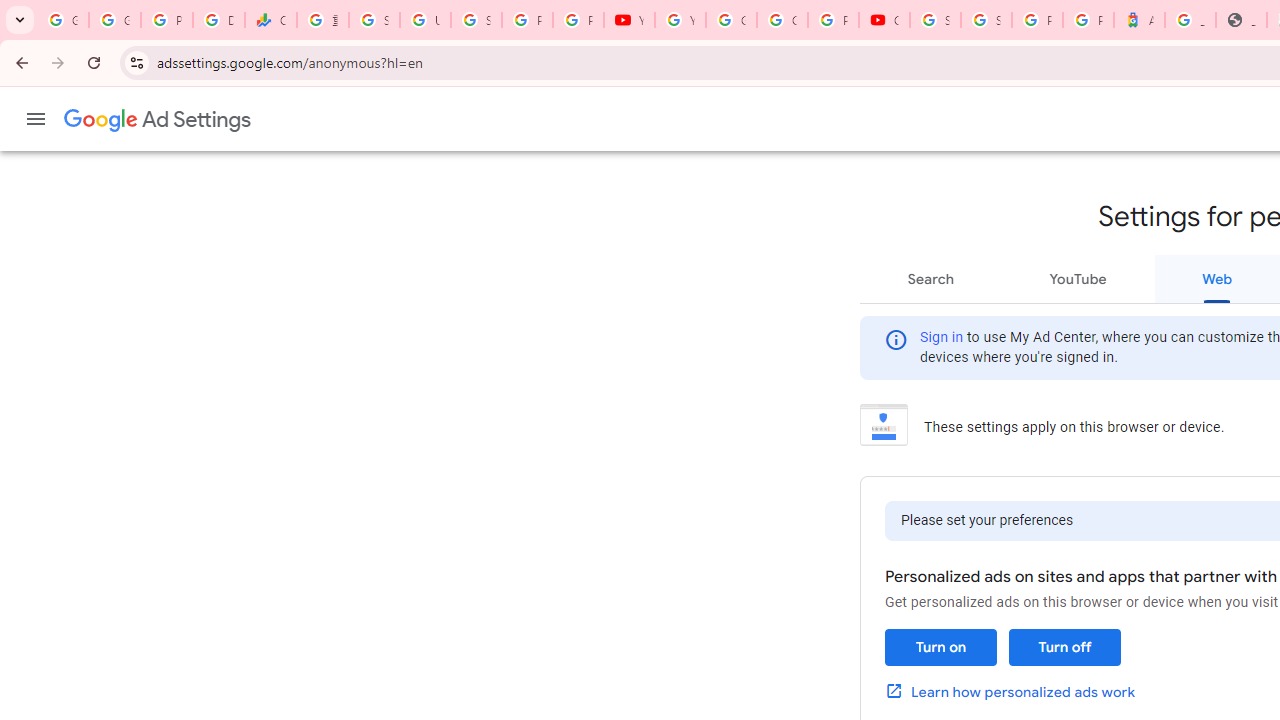  I want to click on 'Main menu', so click(35, 119).